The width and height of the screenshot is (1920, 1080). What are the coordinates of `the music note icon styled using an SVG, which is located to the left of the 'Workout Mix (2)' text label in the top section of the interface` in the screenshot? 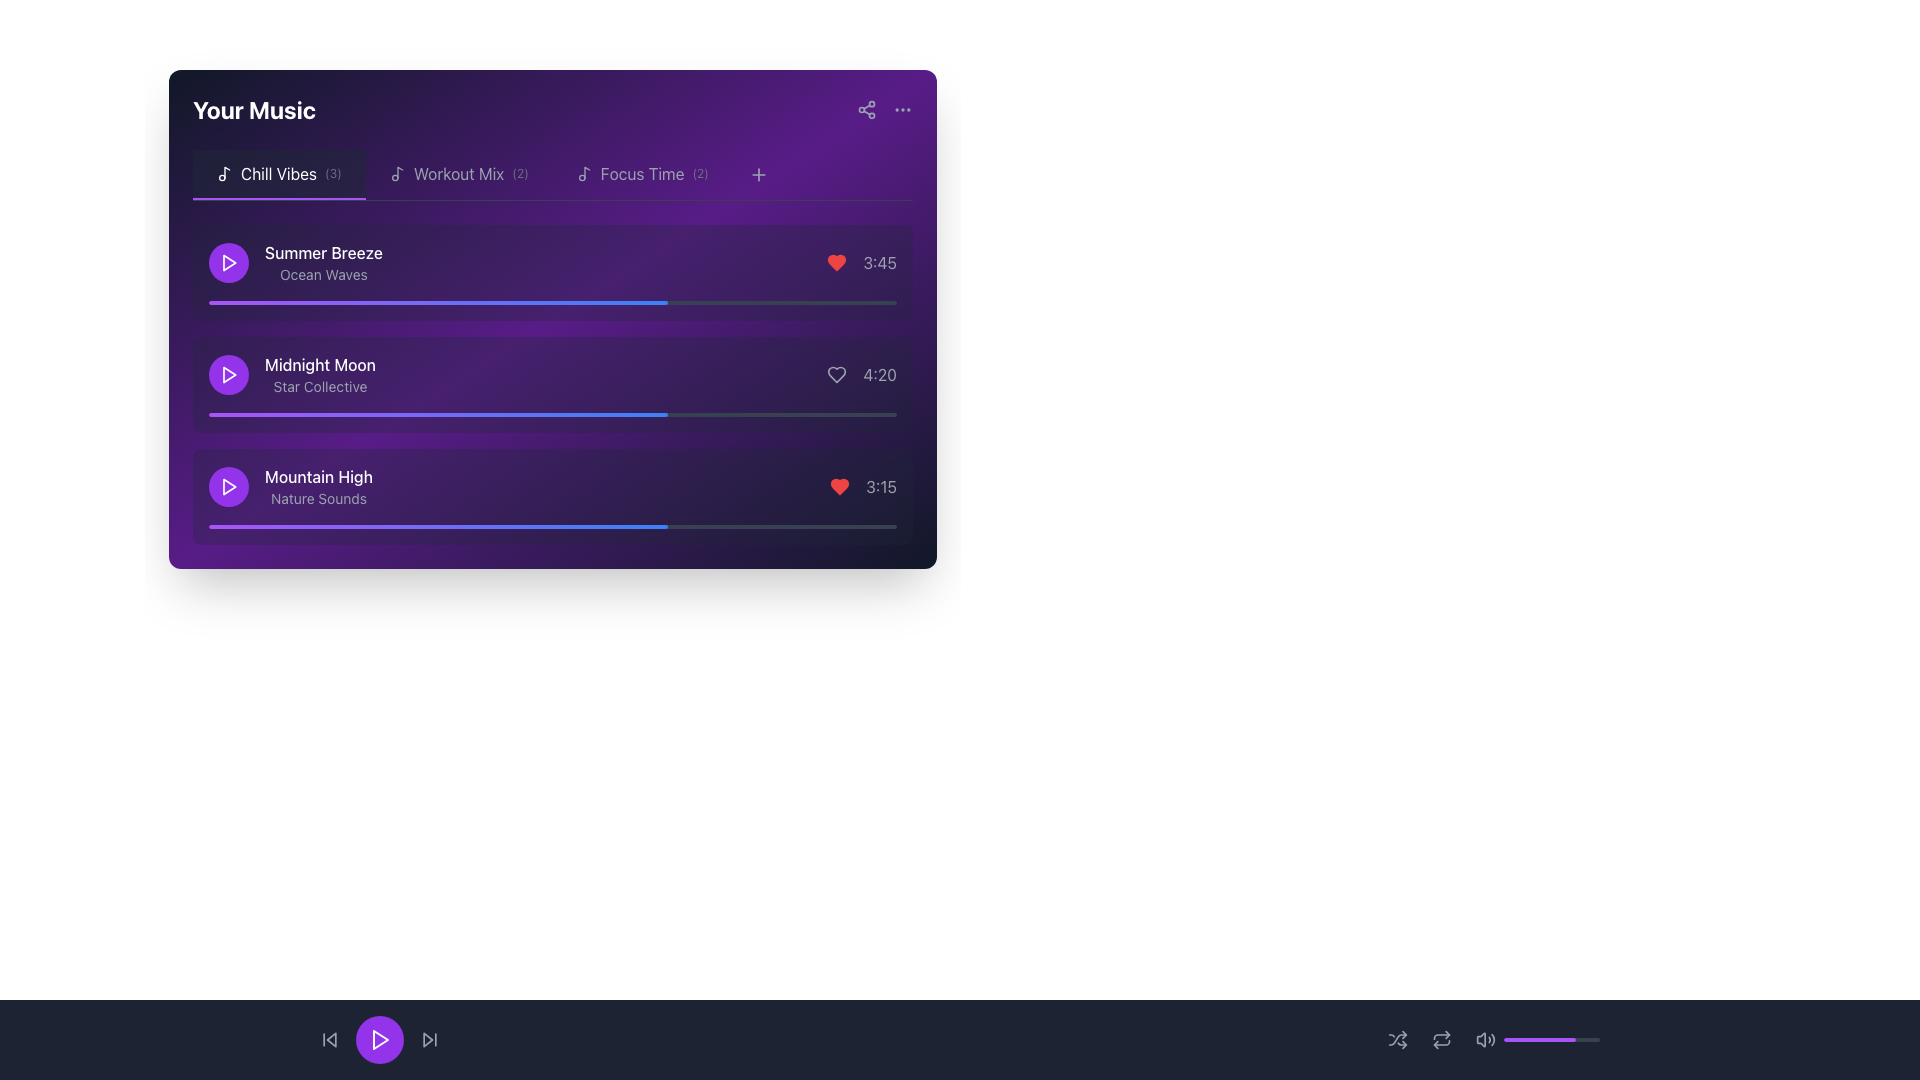 It's located at (397, 172).